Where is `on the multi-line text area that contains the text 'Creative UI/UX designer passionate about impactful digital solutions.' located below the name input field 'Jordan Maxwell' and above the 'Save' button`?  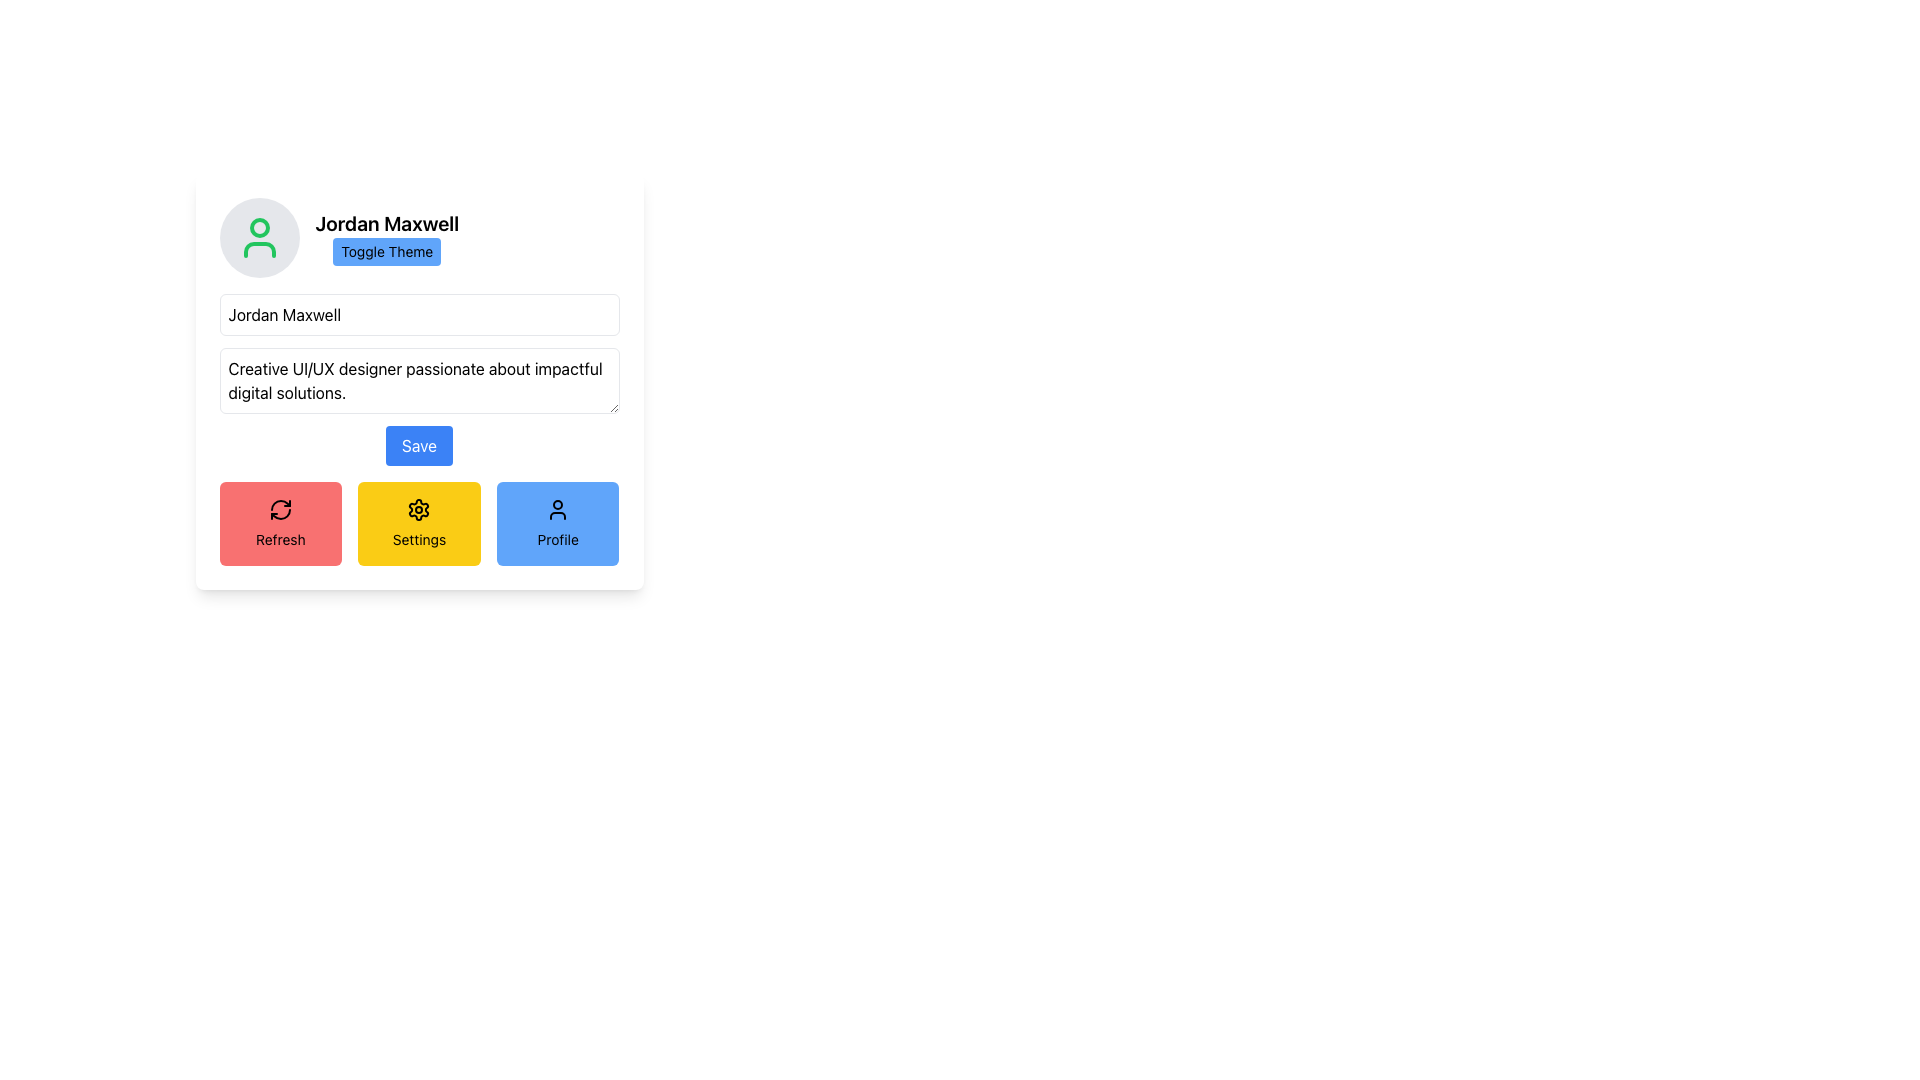
on the multi-line text area that contains the text 'Creative UI/UX designer passionate about impactful digital solutions.' located below the name input field 'Jordan Maxwell' and above the 'Save' button is located at coordinates (418, 381).